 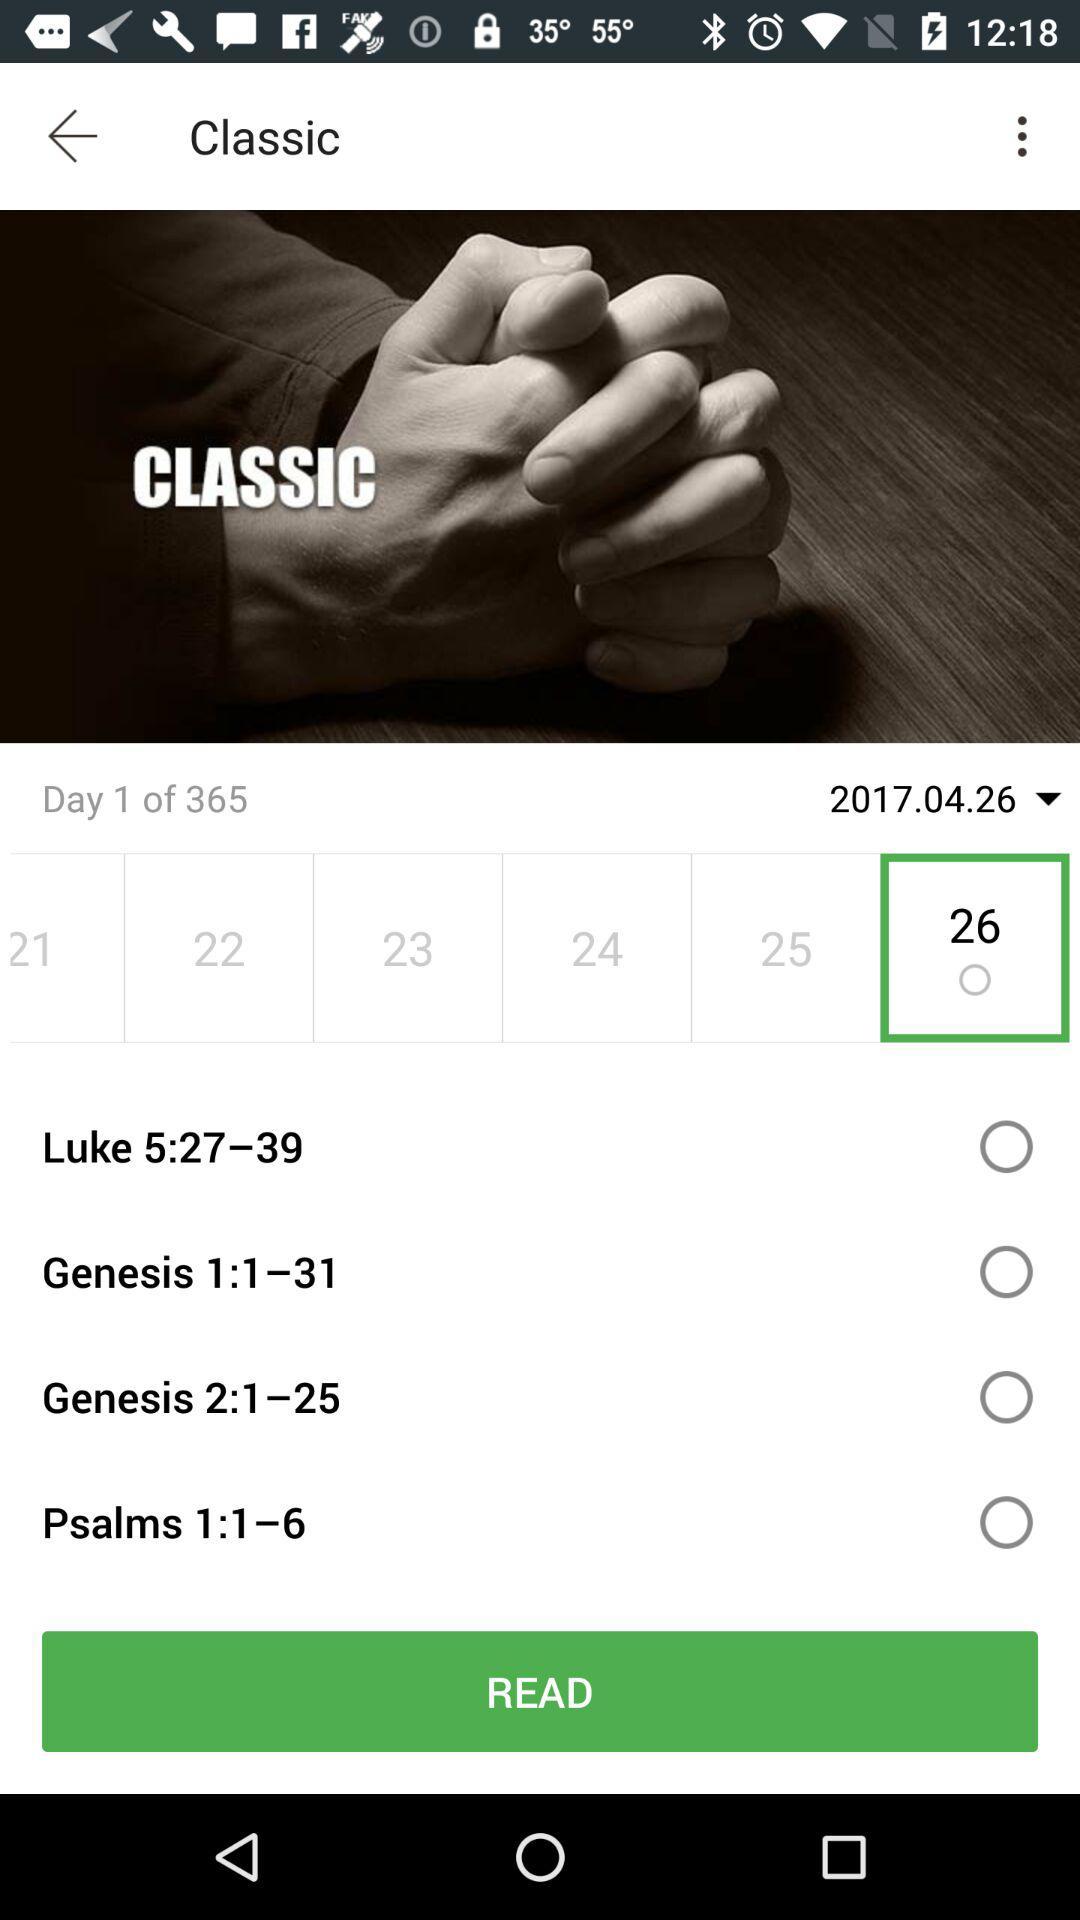 What do you see at coordinates (1006, 1396) in the screenshot?
I see `select genesis 2:1-25` at bounding box center [1006, 1396].